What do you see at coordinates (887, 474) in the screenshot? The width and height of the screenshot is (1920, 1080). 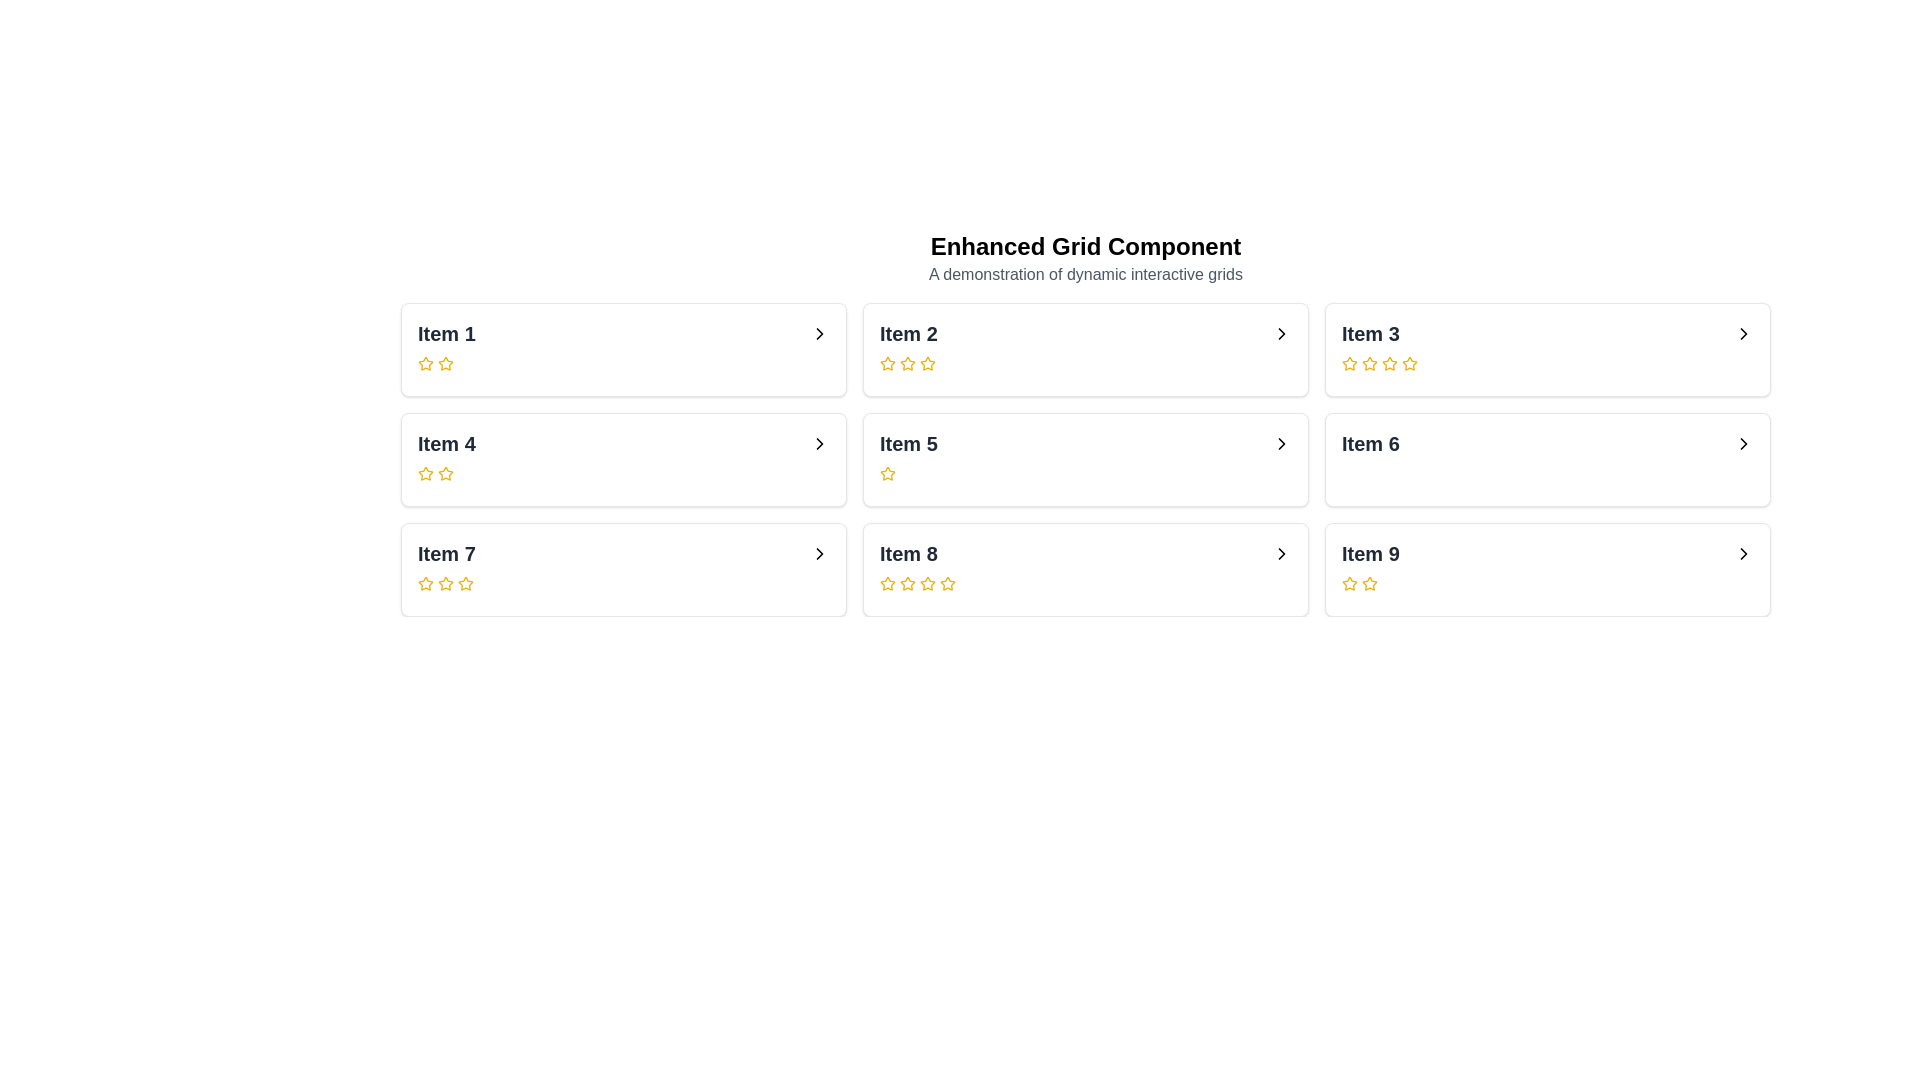 I see `the golden yellow star-shaped icon, which is the first in a horizontal group of three stars in the 'Item 5' card` at bounding box center [887, 474].